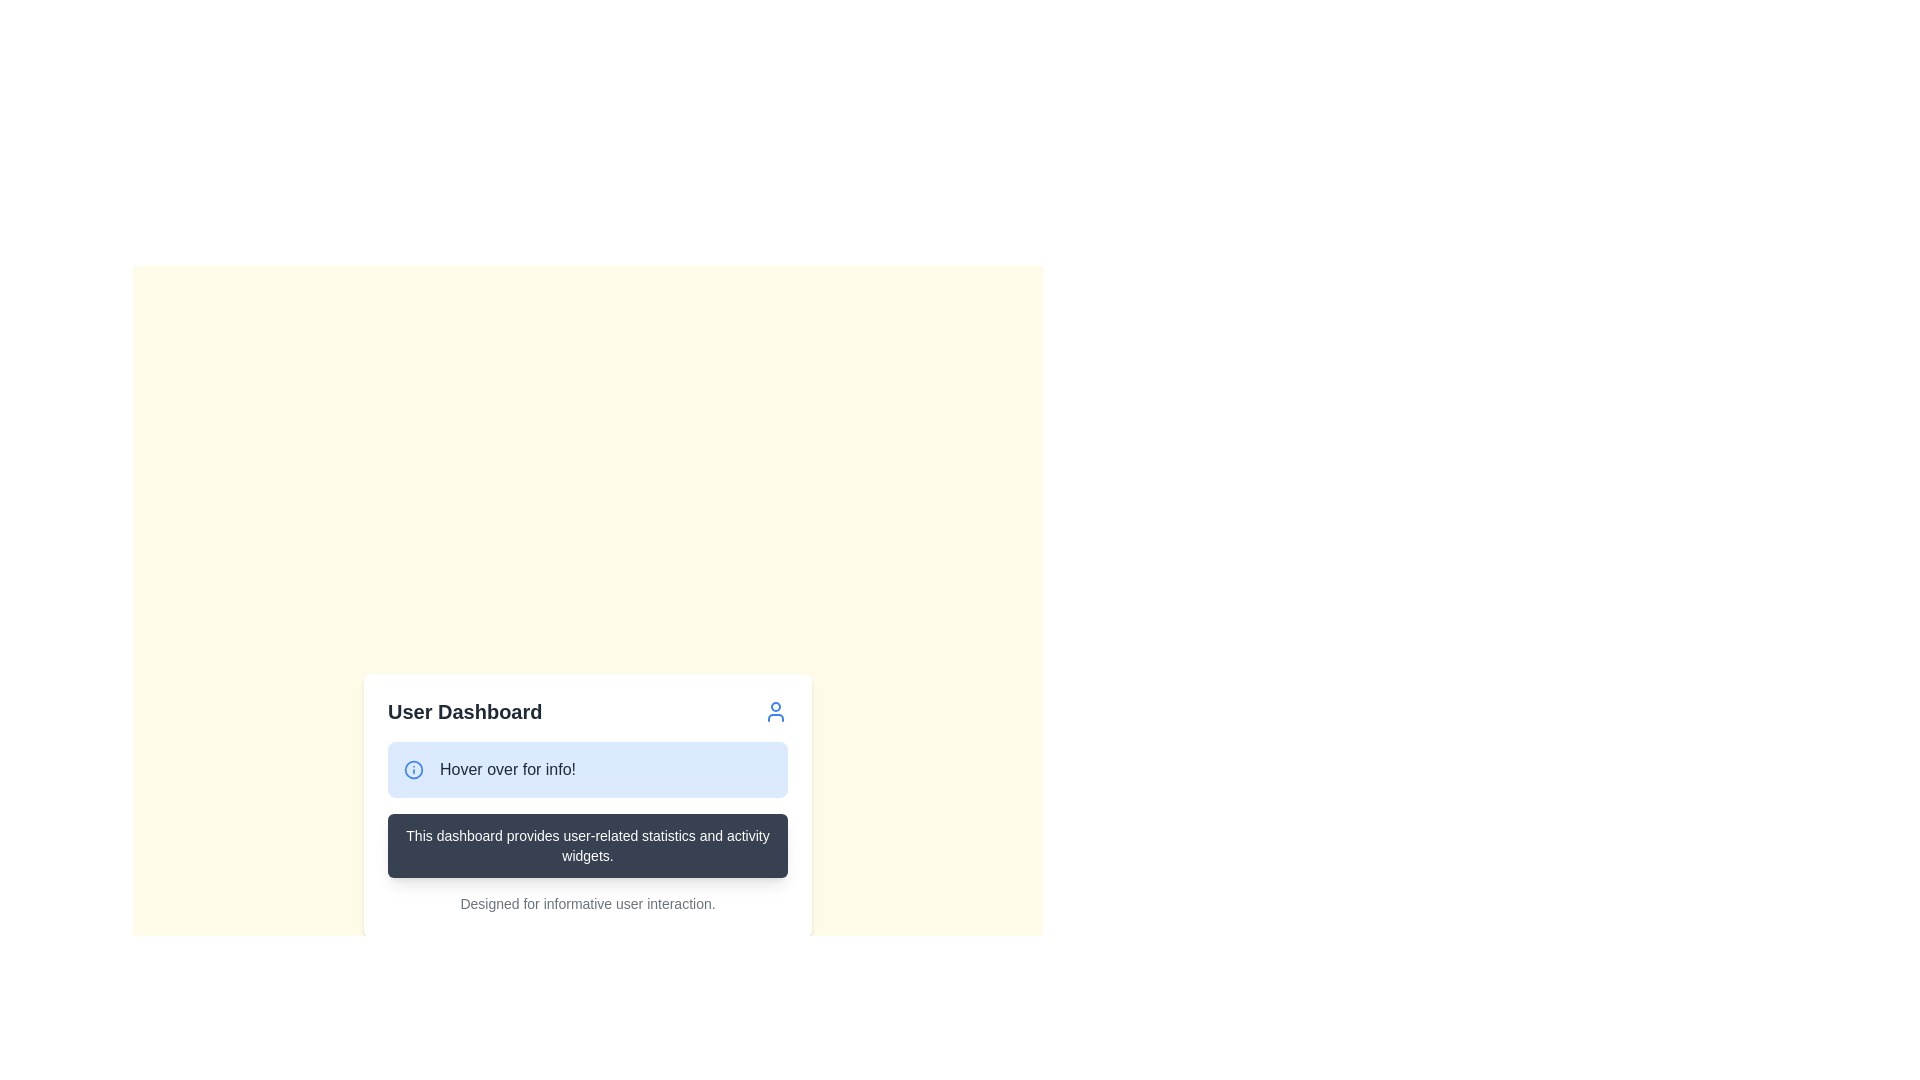 The width and height of the screenshot is (1920, 1080). I want to click on the descriptive text display located at the bottom of the card-styled layout, which provides additional information about the interface, so click(587, 903).